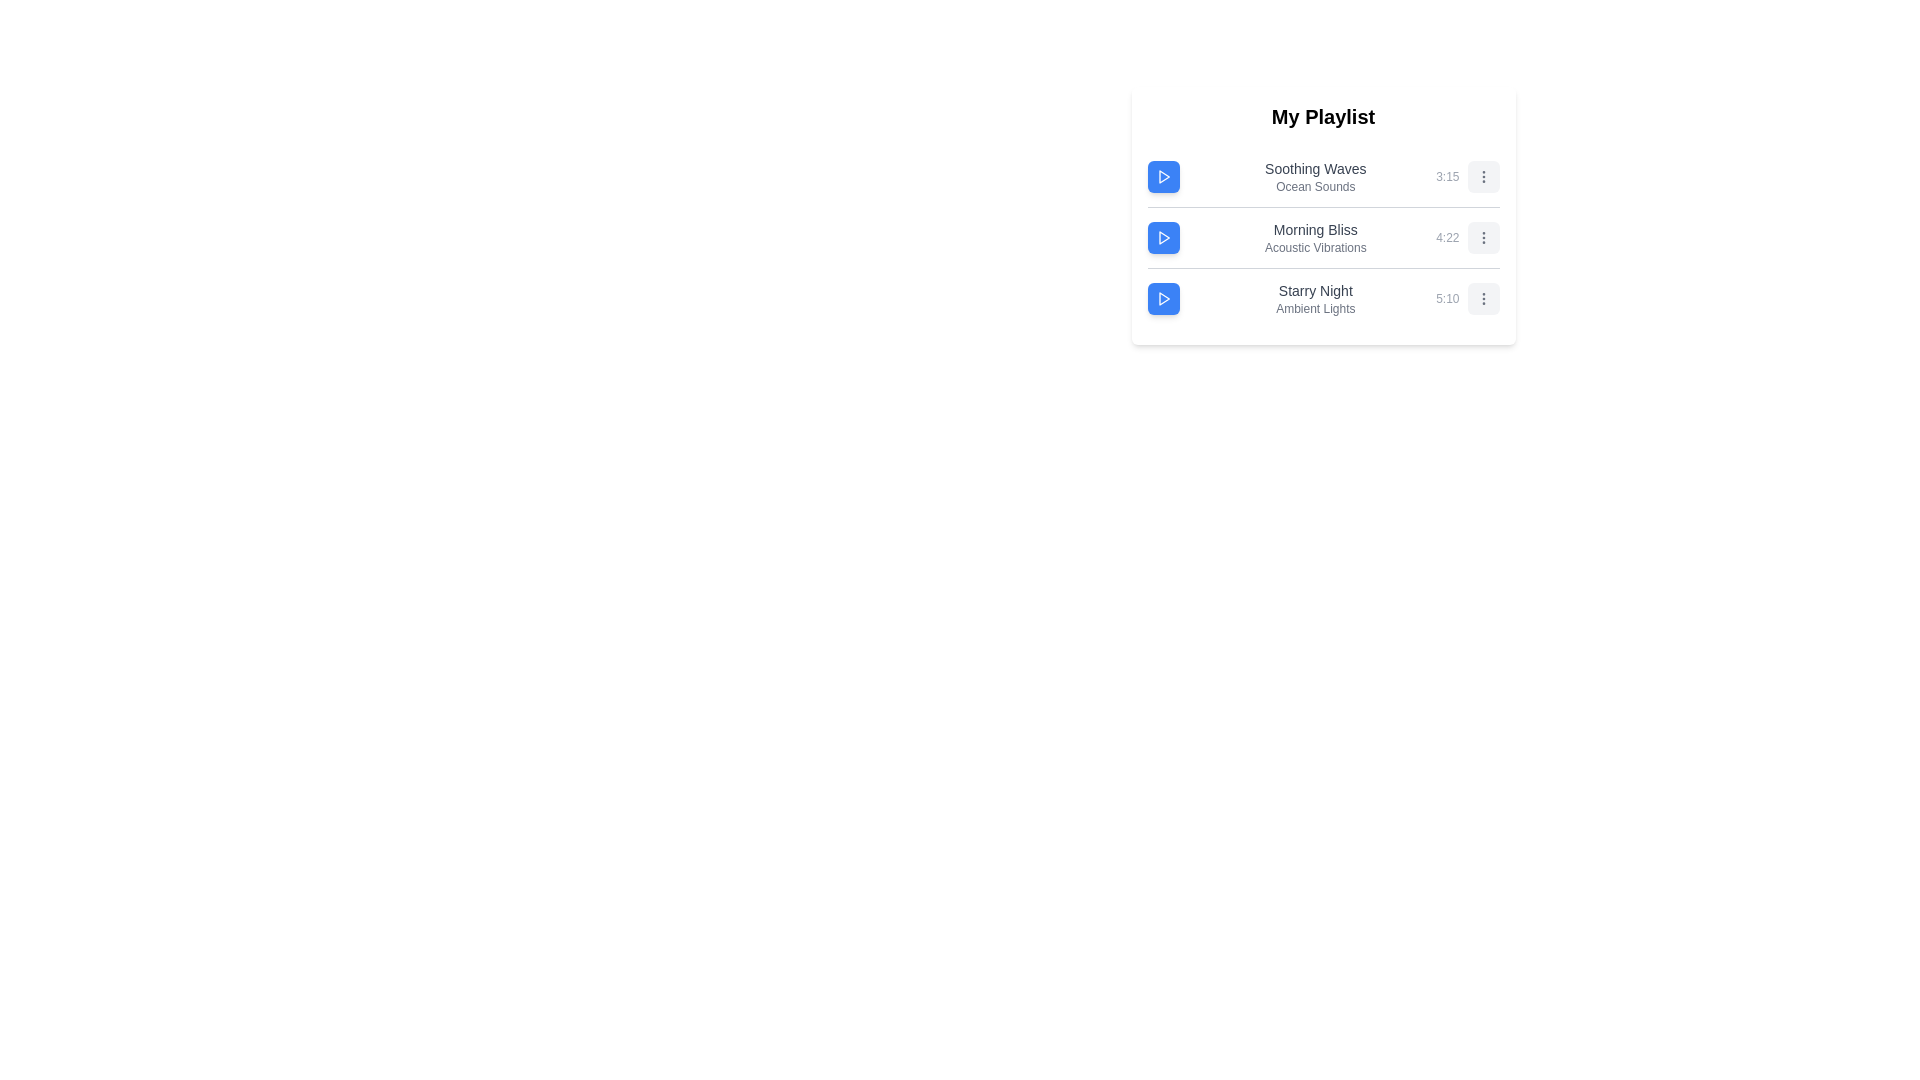 The width and height of the screenshot is (1920, 1080). I want to click on the 'More options' button for the playlist item 'Morning Bliss', so click(1483, 237).